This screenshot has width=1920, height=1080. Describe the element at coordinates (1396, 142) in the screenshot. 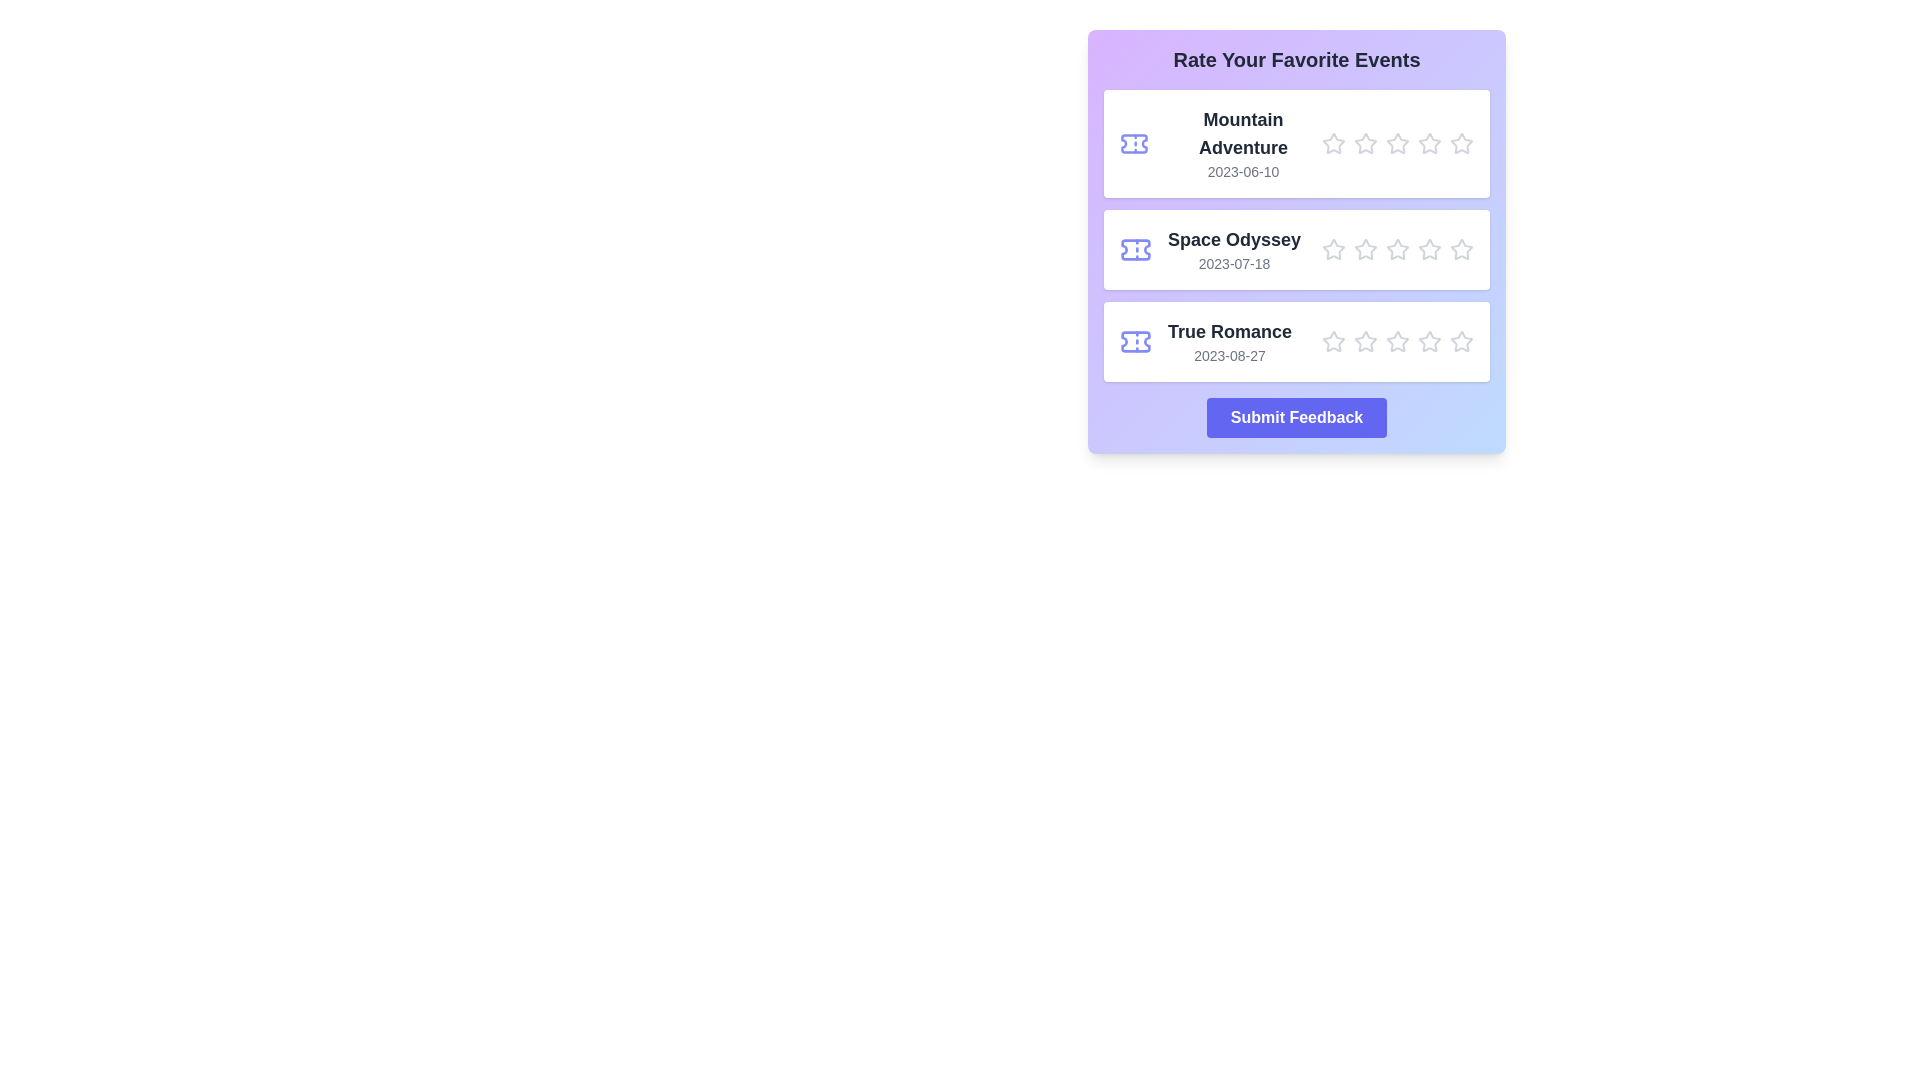

I see `the star corresponding to the rating 3 for the movie Mountain Adventure` at that location.